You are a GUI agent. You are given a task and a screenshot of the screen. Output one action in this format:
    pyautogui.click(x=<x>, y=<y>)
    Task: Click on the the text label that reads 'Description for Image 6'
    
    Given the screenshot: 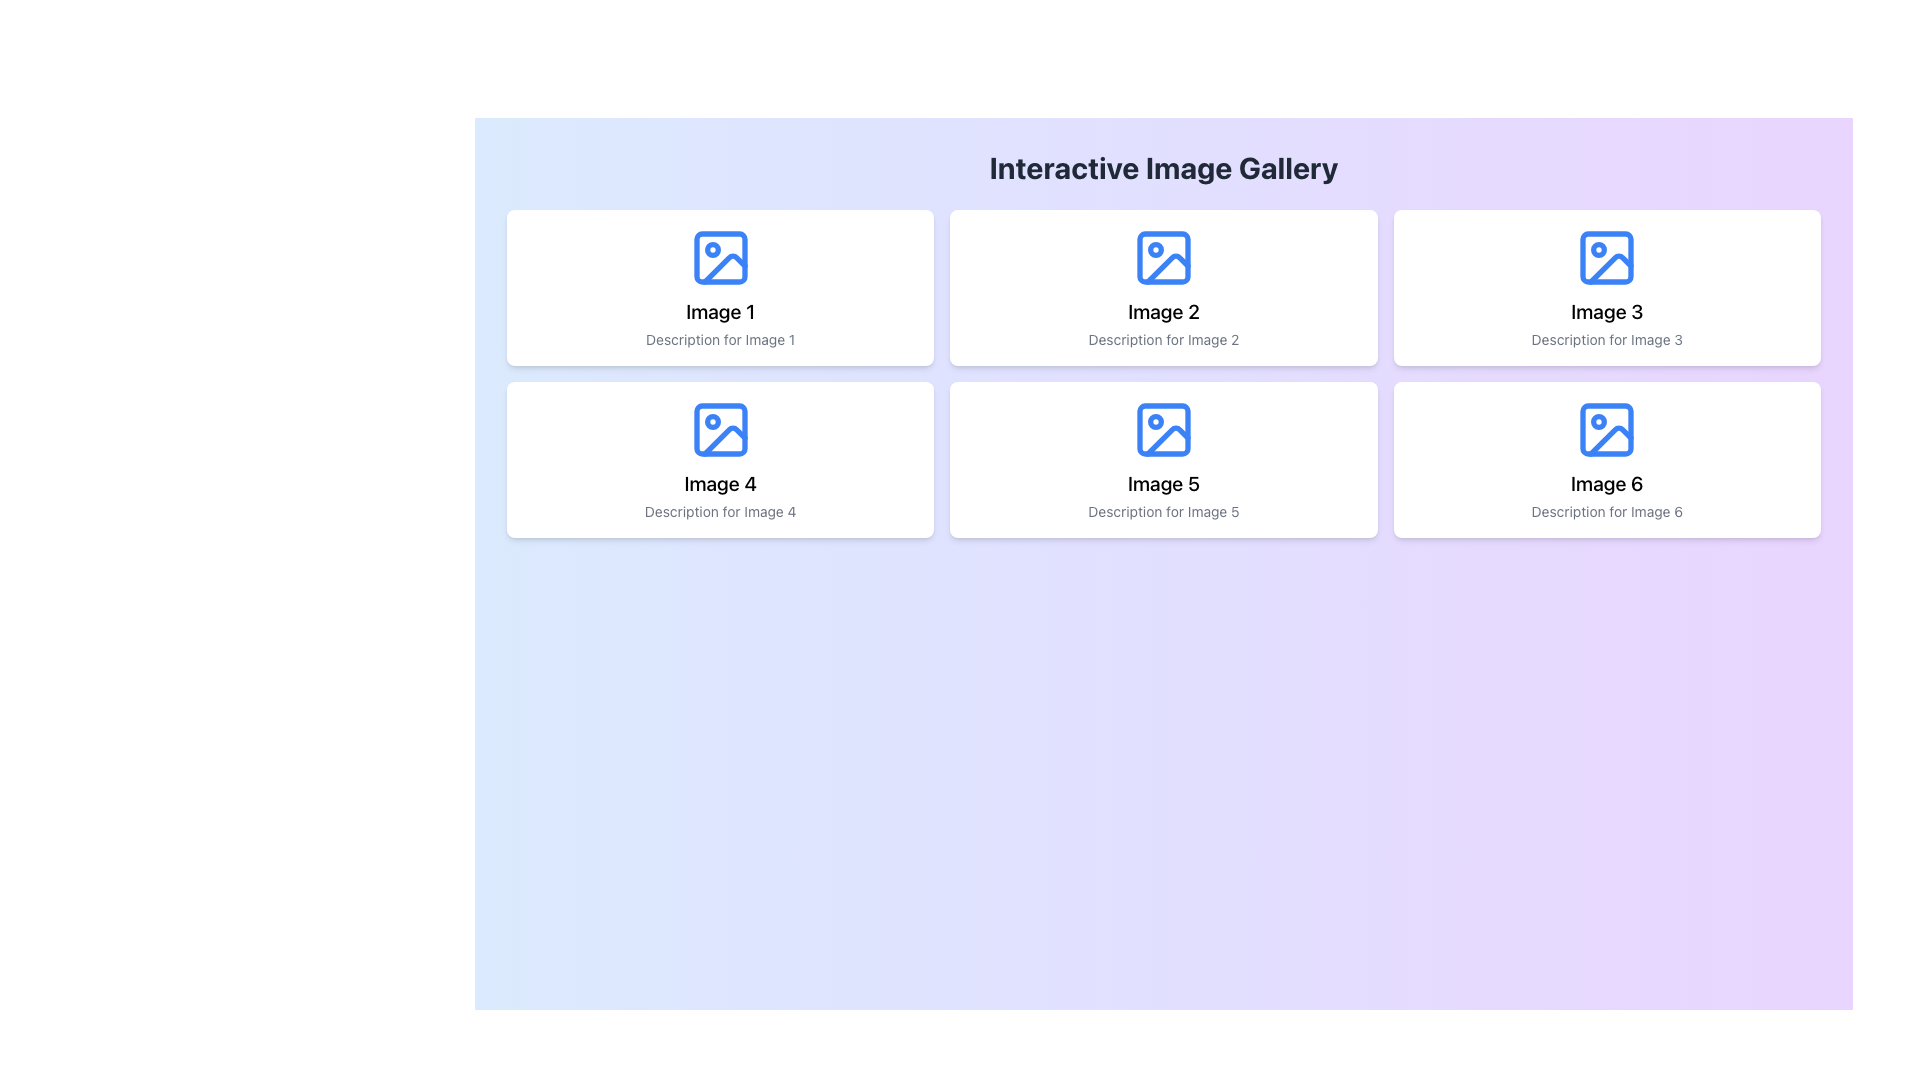 What is the action you would take?
    pyautogui.click(x=1607, y=511)
    